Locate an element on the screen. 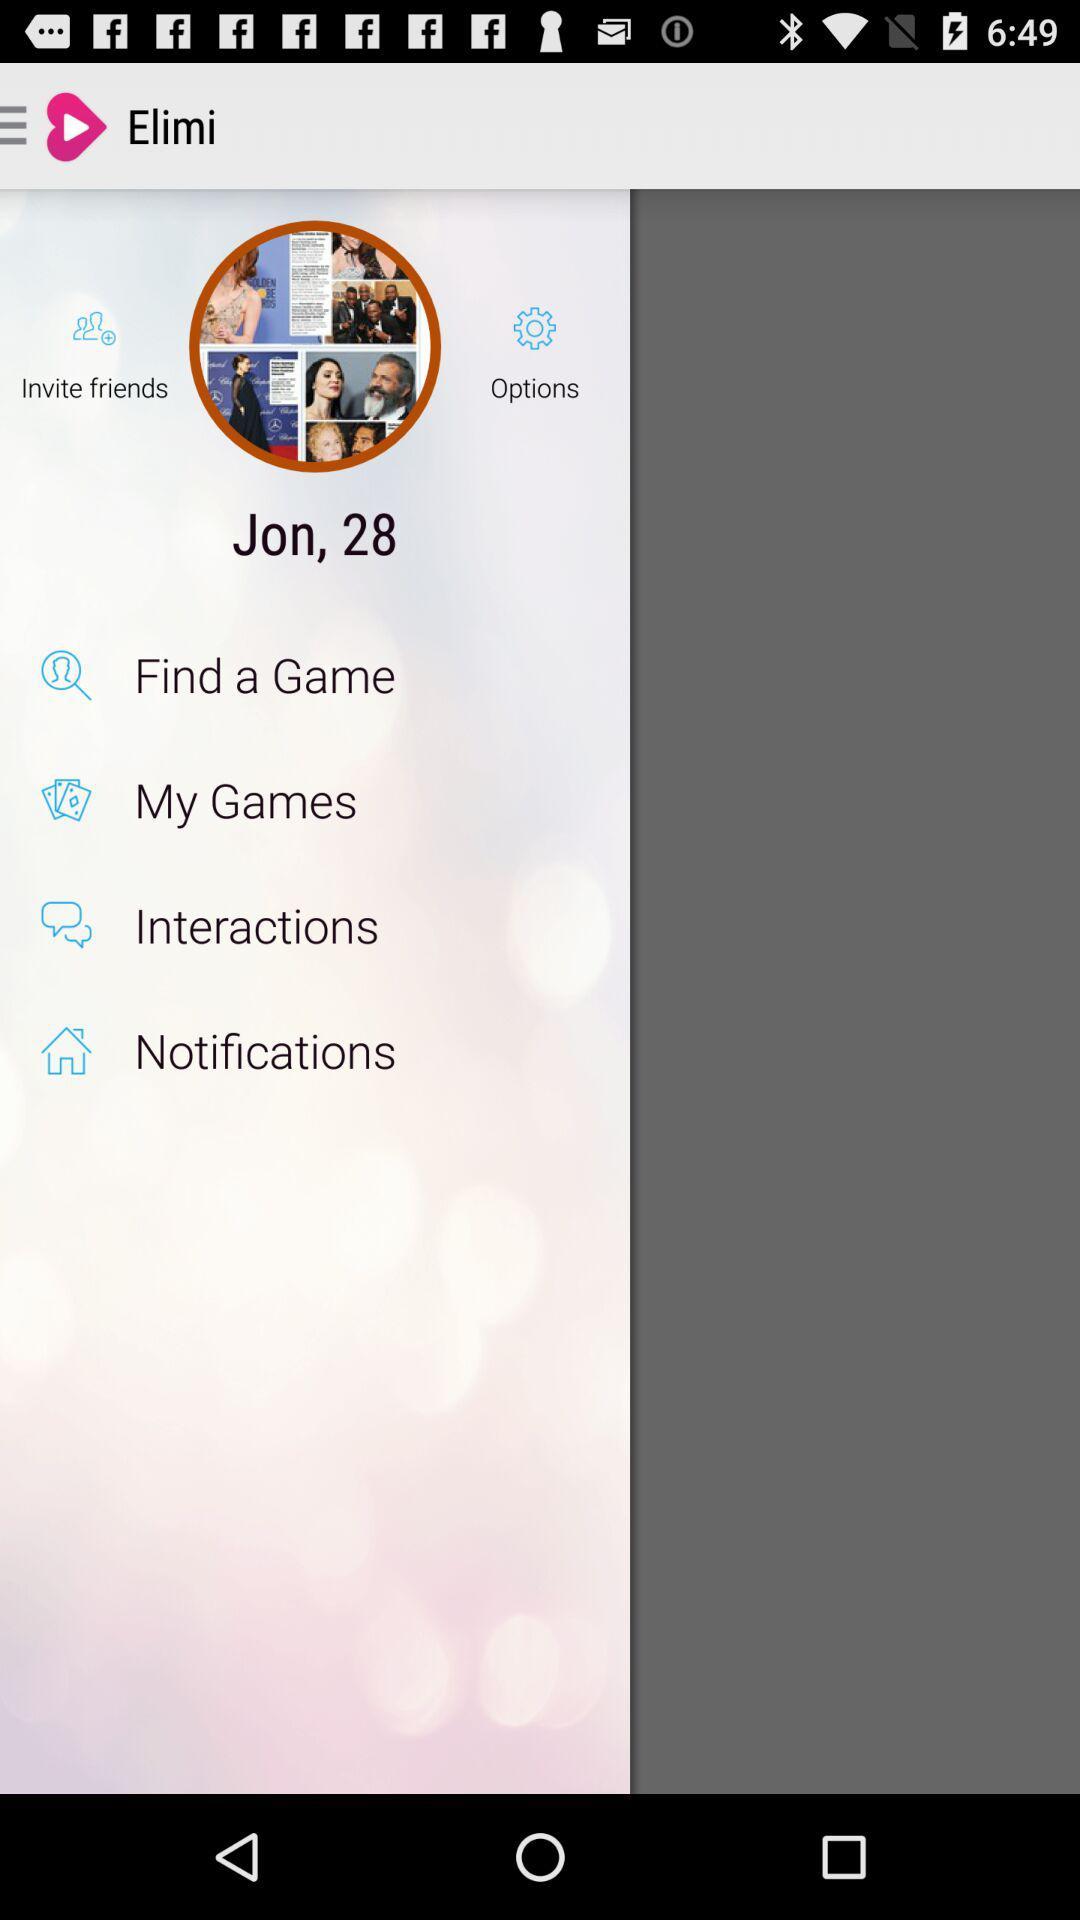 Image resolution: width=1080 pixels, height=1920 pixels. button to the left of the options button is located at coordinates (315, 346).